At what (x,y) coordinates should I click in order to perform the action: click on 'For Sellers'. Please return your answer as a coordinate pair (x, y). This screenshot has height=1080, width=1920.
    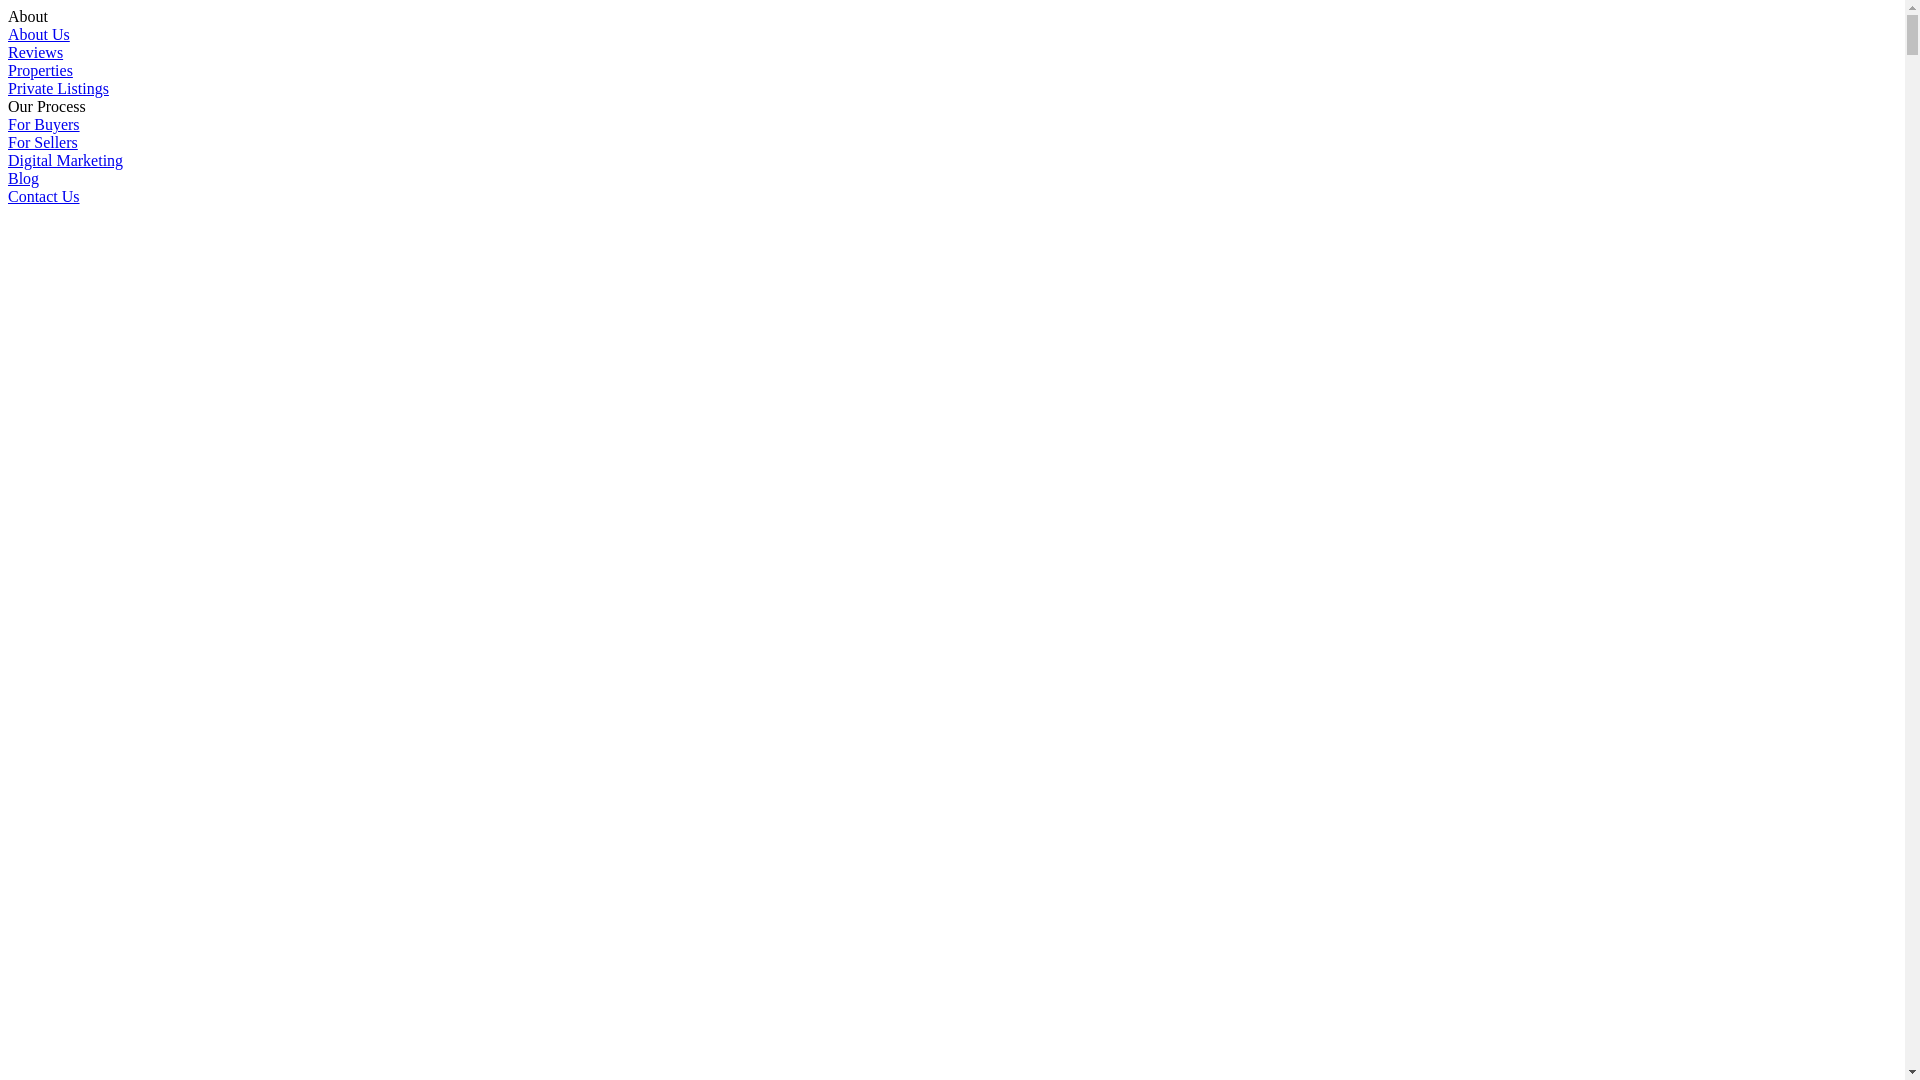
    Looking at the image, I should click on (43, 141).